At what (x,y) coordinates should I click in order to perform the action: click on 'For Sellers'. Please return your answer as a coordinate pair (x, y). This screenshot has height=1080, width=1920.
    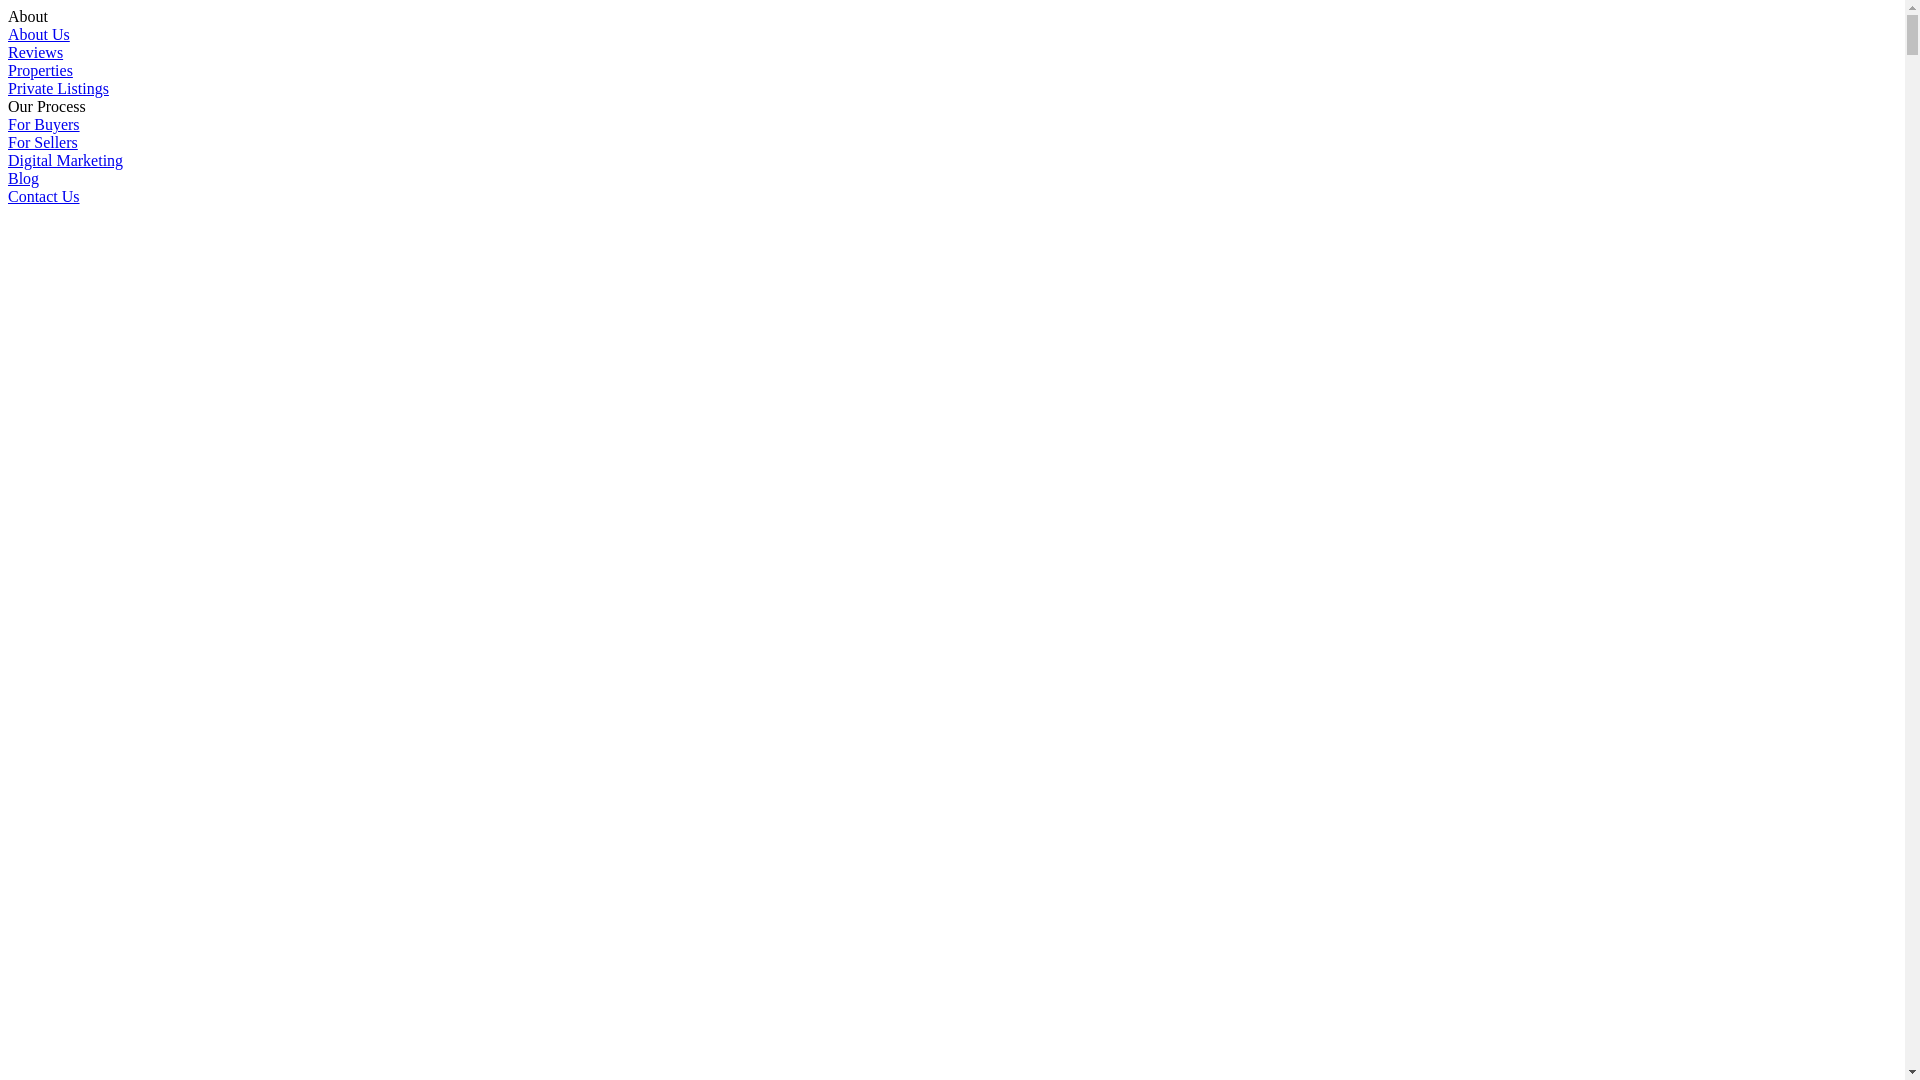
    Looking at the image, I should click on (43, 141).